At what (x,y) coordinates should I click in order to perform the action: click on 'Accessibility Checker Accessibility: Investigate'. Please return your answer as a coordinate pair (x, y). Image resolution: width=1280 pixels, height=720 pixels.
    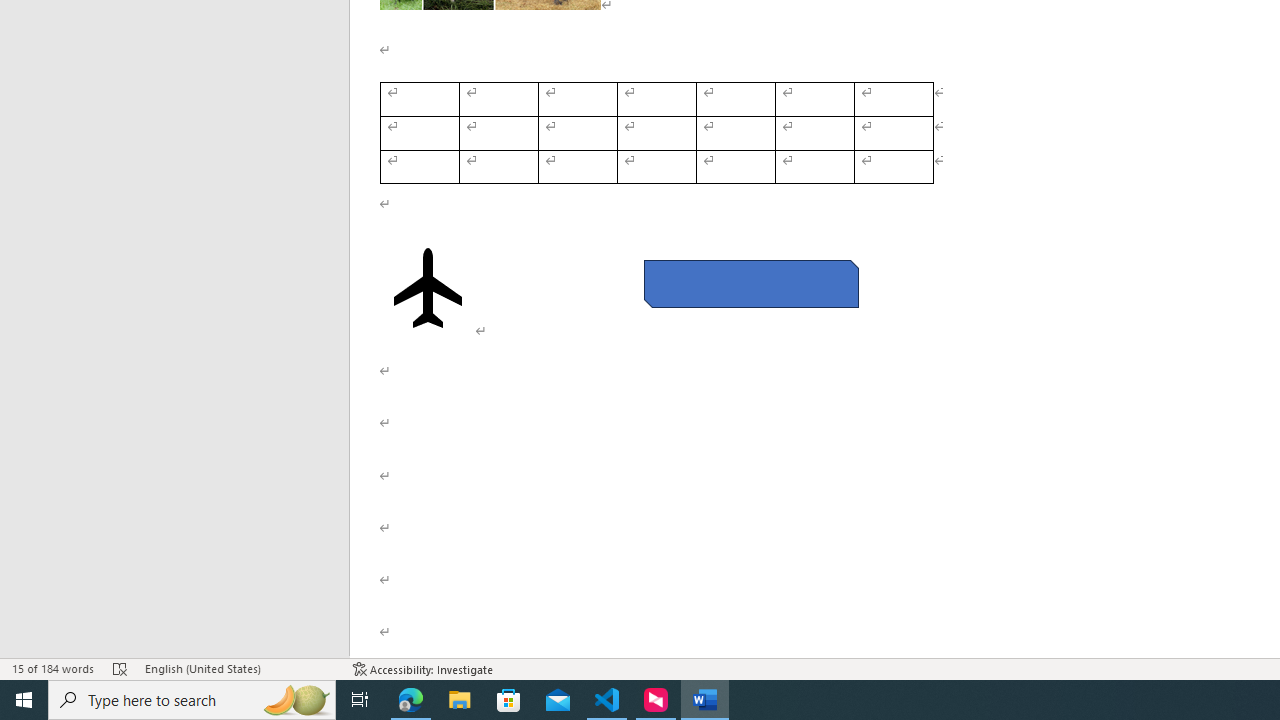
    Looking at the image, I should click on (422, 669).